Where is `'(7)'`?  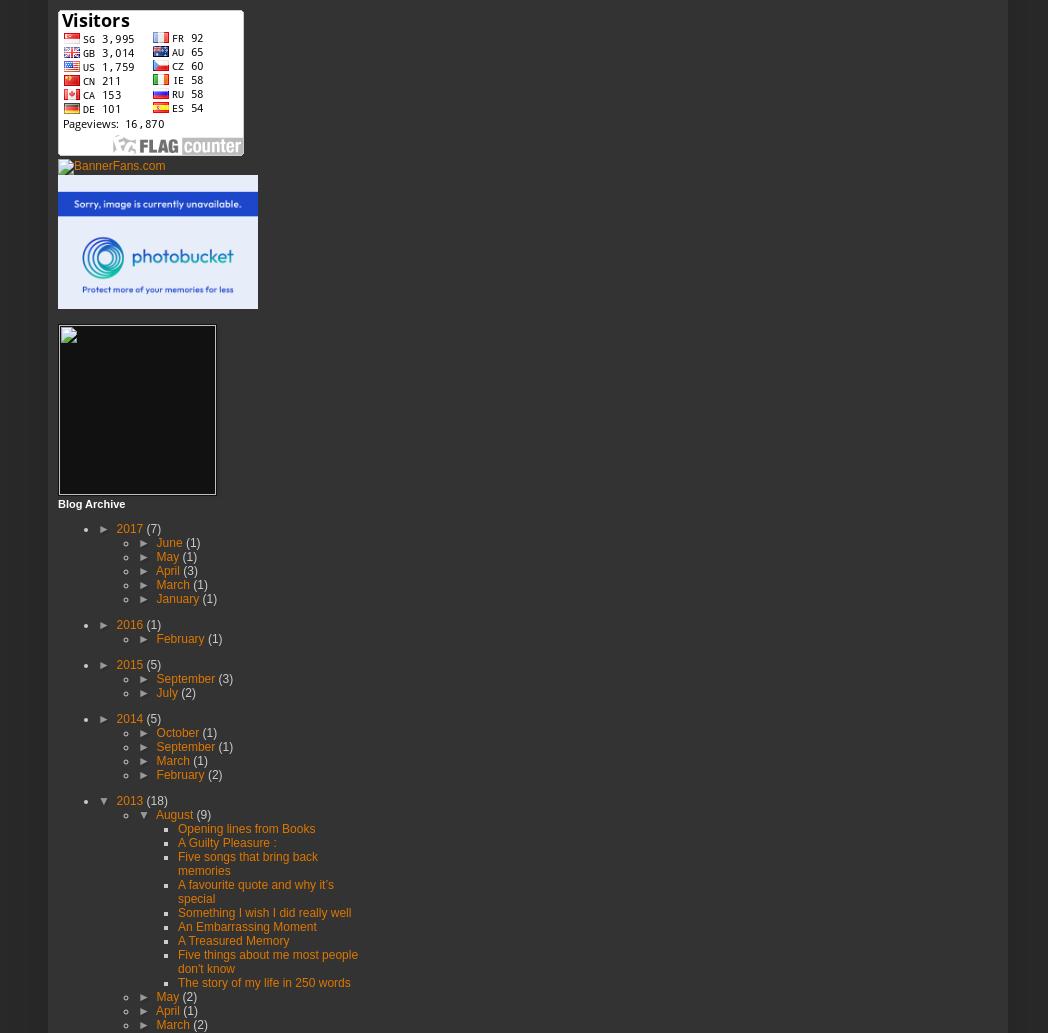
'(7)' is located at coordinates (153, 526).